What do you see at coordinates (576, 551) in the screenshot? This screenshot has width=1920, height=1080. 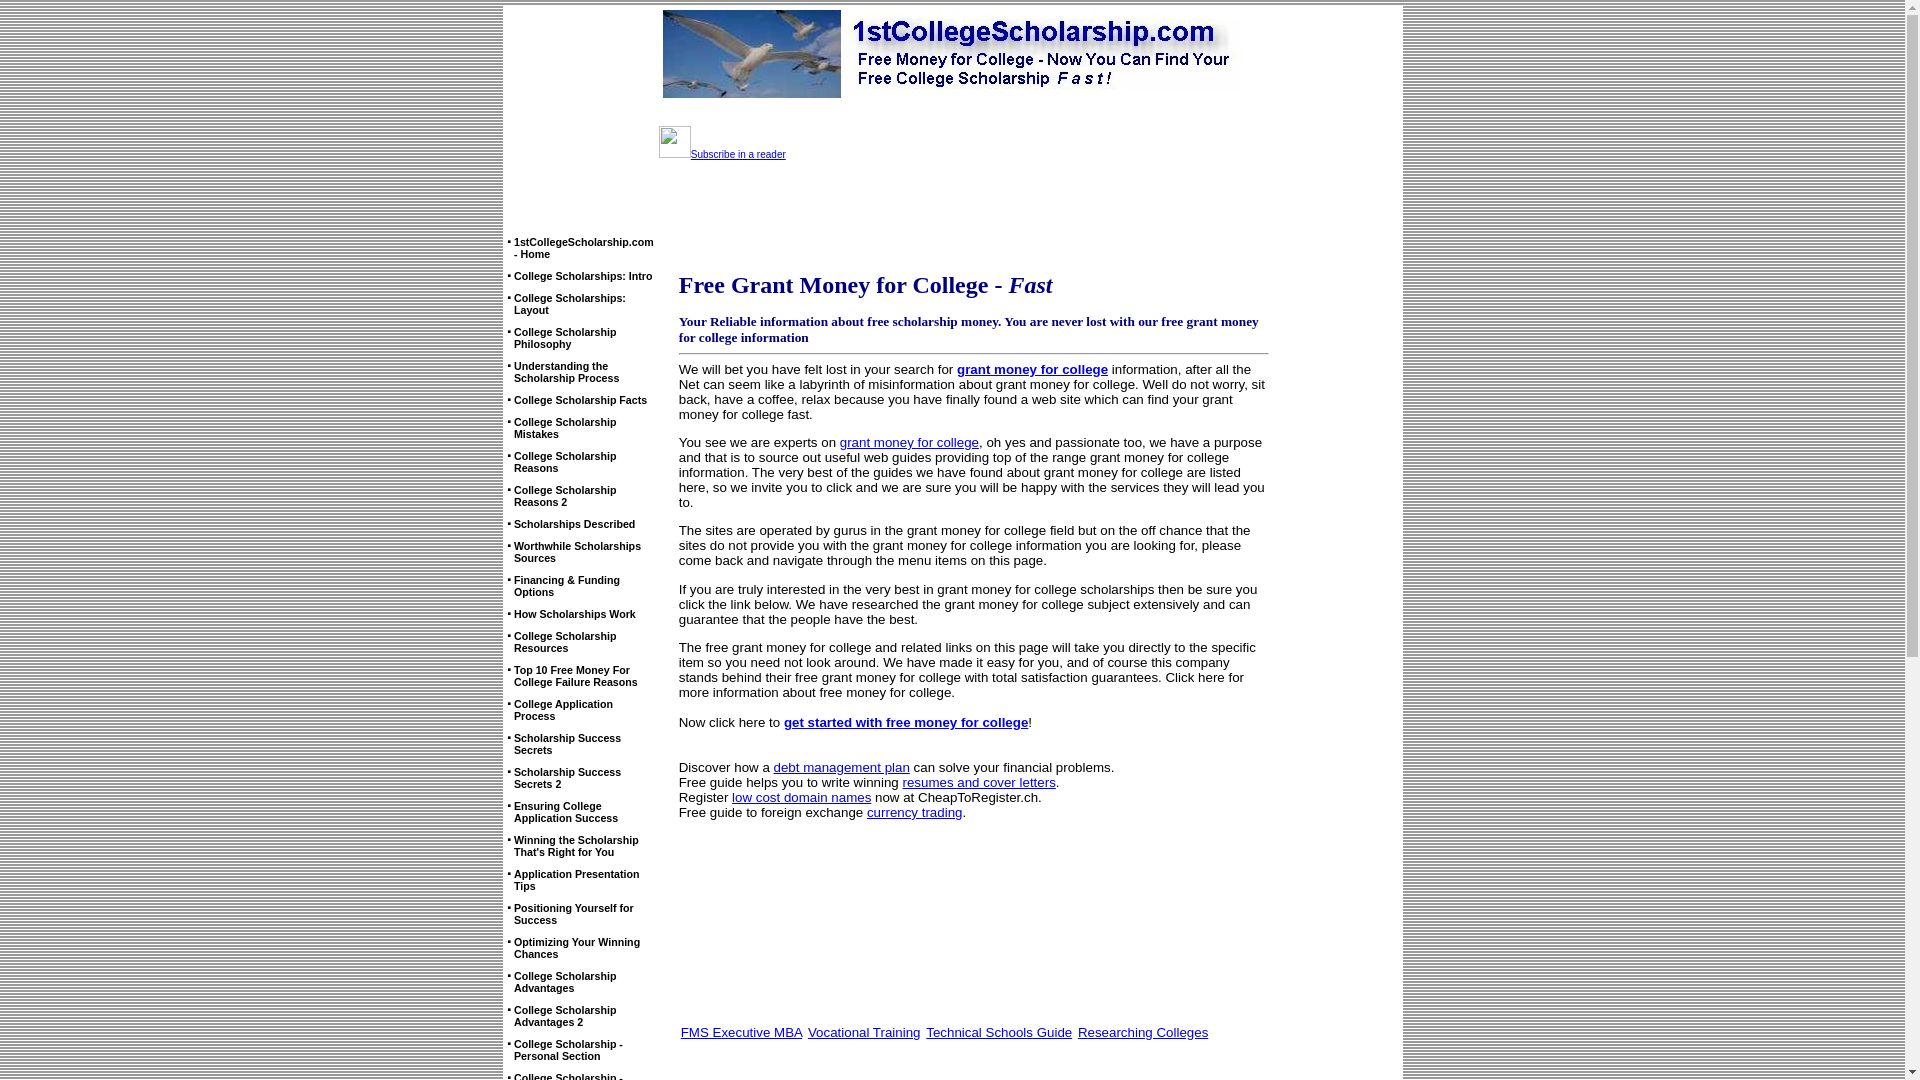 I see `'Worthwhile Scholarships Sources'` at bounding box center [576, 551].